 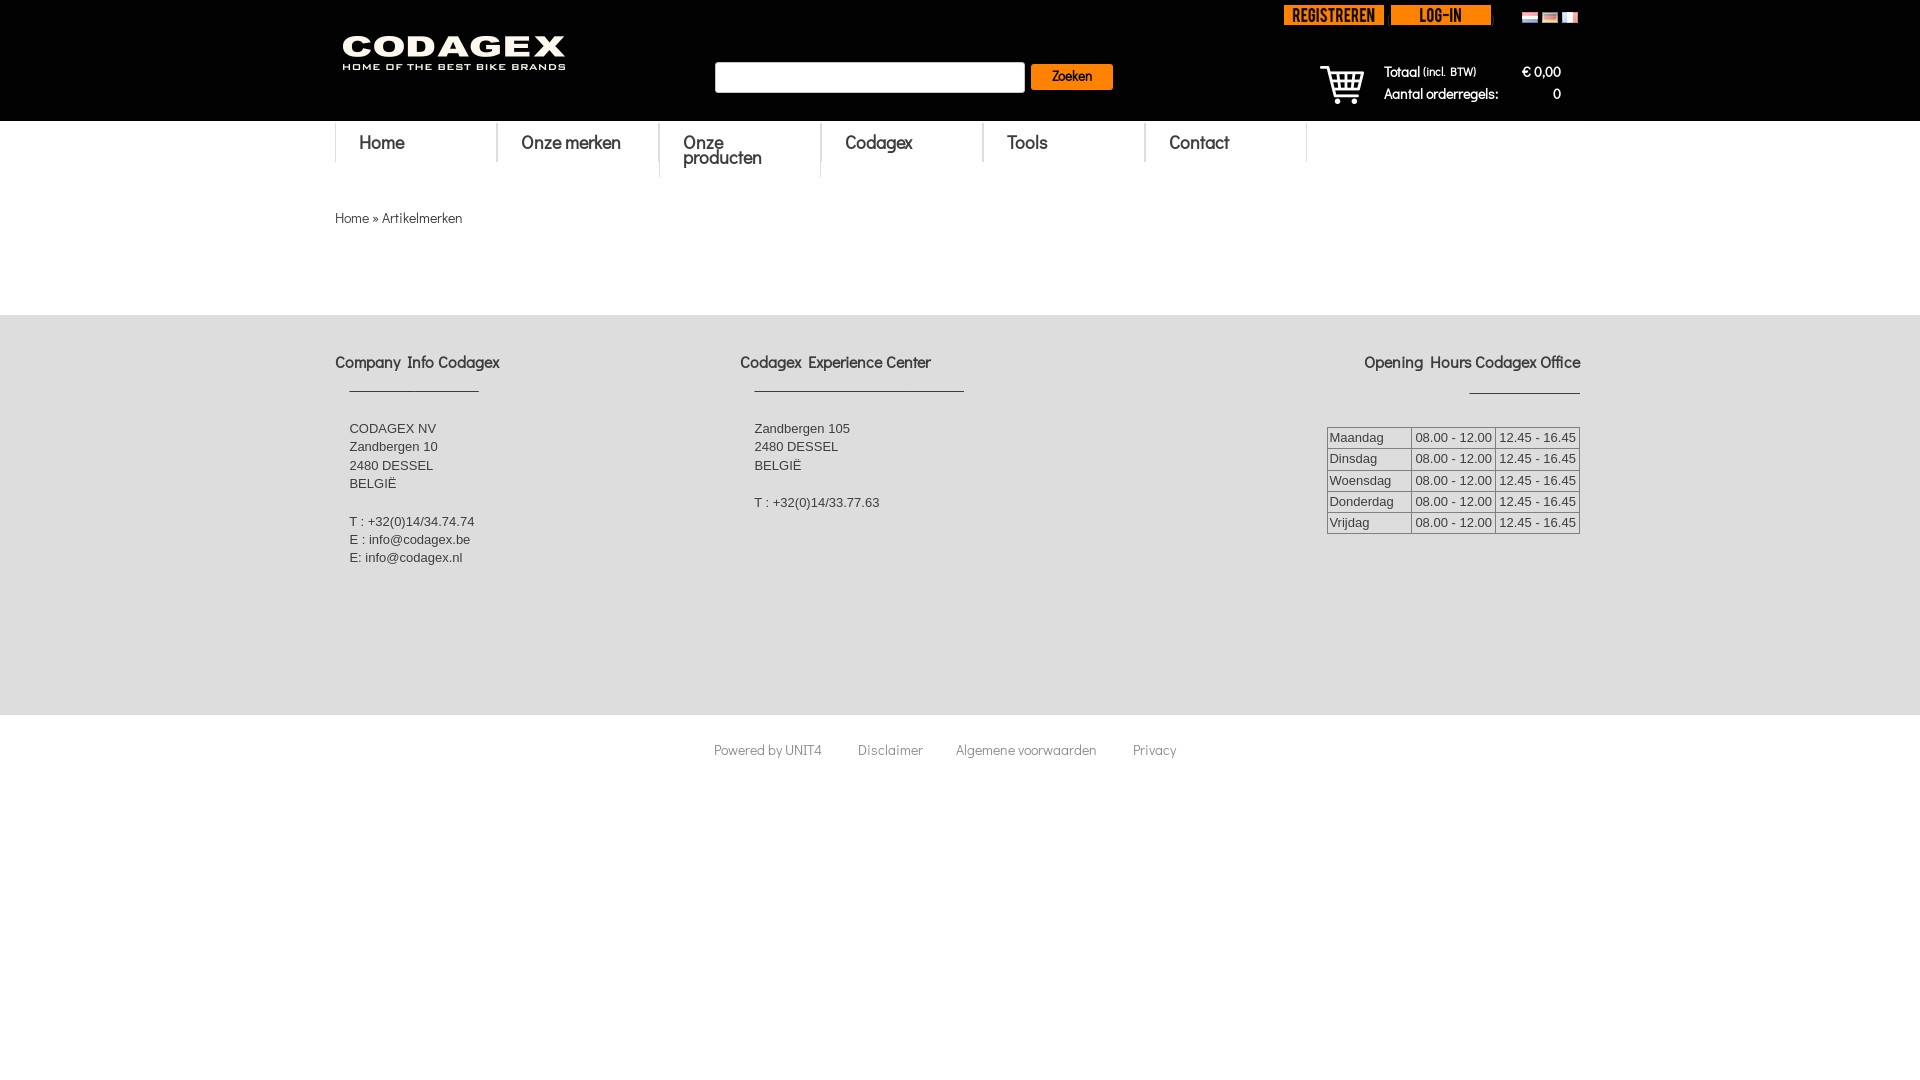 What do you see at coordinates (1549, 17) in the screenshot?
I see `'Deutsch'` at bounding box center [1549, 17].